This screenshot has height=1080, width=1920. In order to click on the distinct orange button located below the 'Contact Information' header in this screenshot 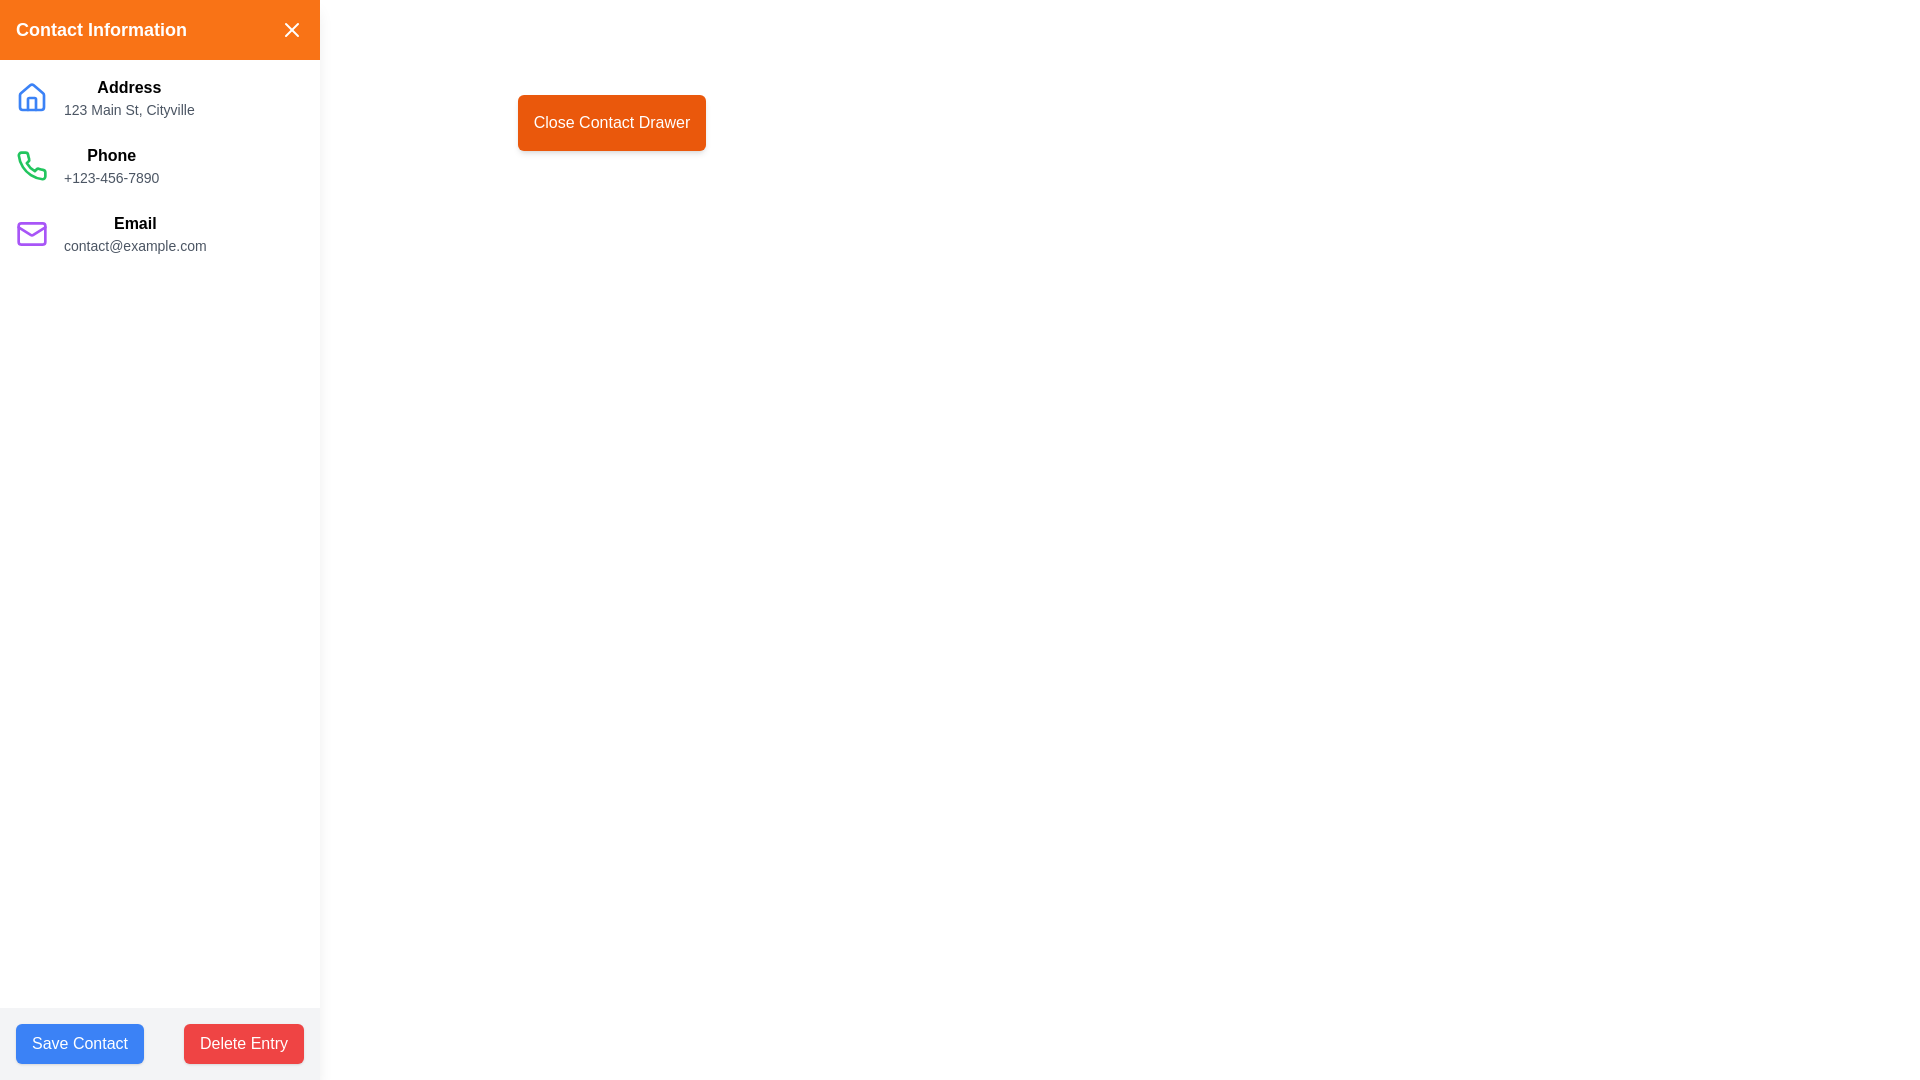, I will do `click(610, 123)`.